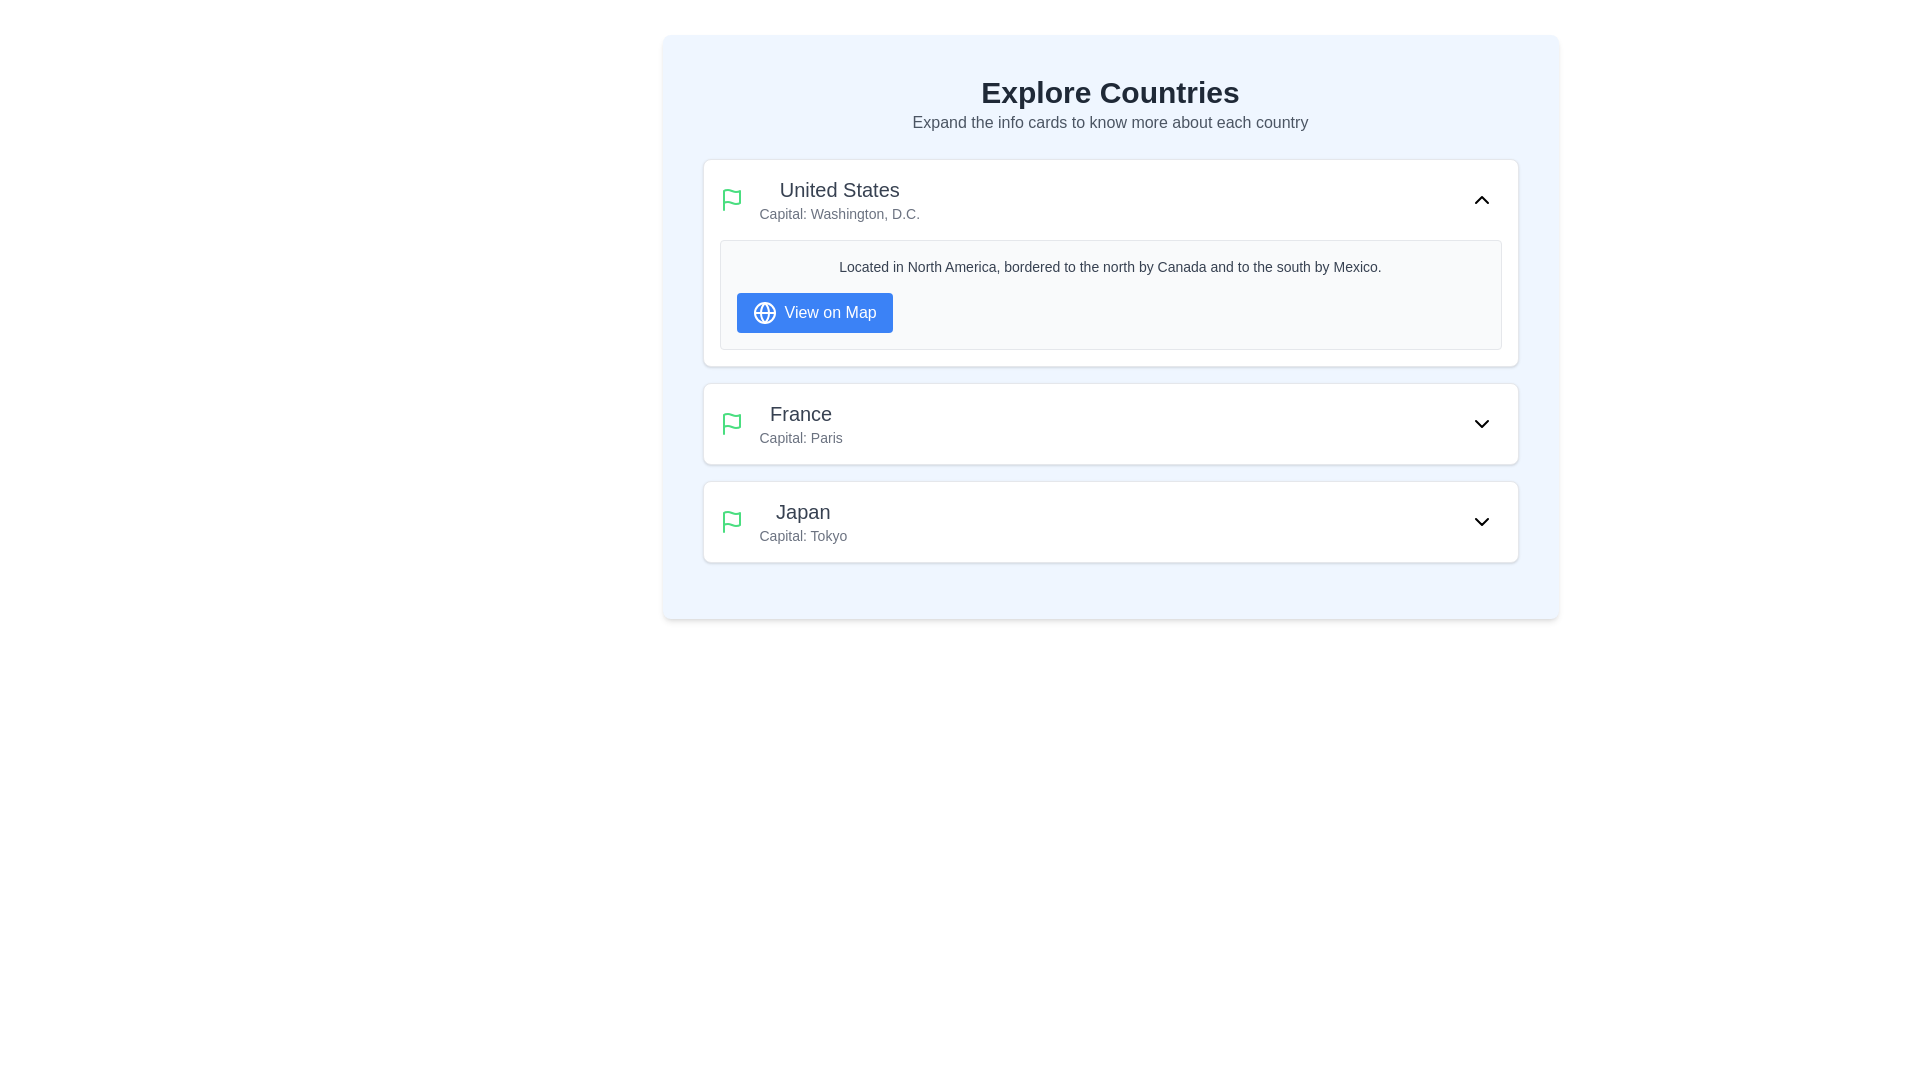  I want to click on the text element that contains 'Capital: Washington, D.C.', which is styled in gray and positioned below 'United States', so click(839, 213).